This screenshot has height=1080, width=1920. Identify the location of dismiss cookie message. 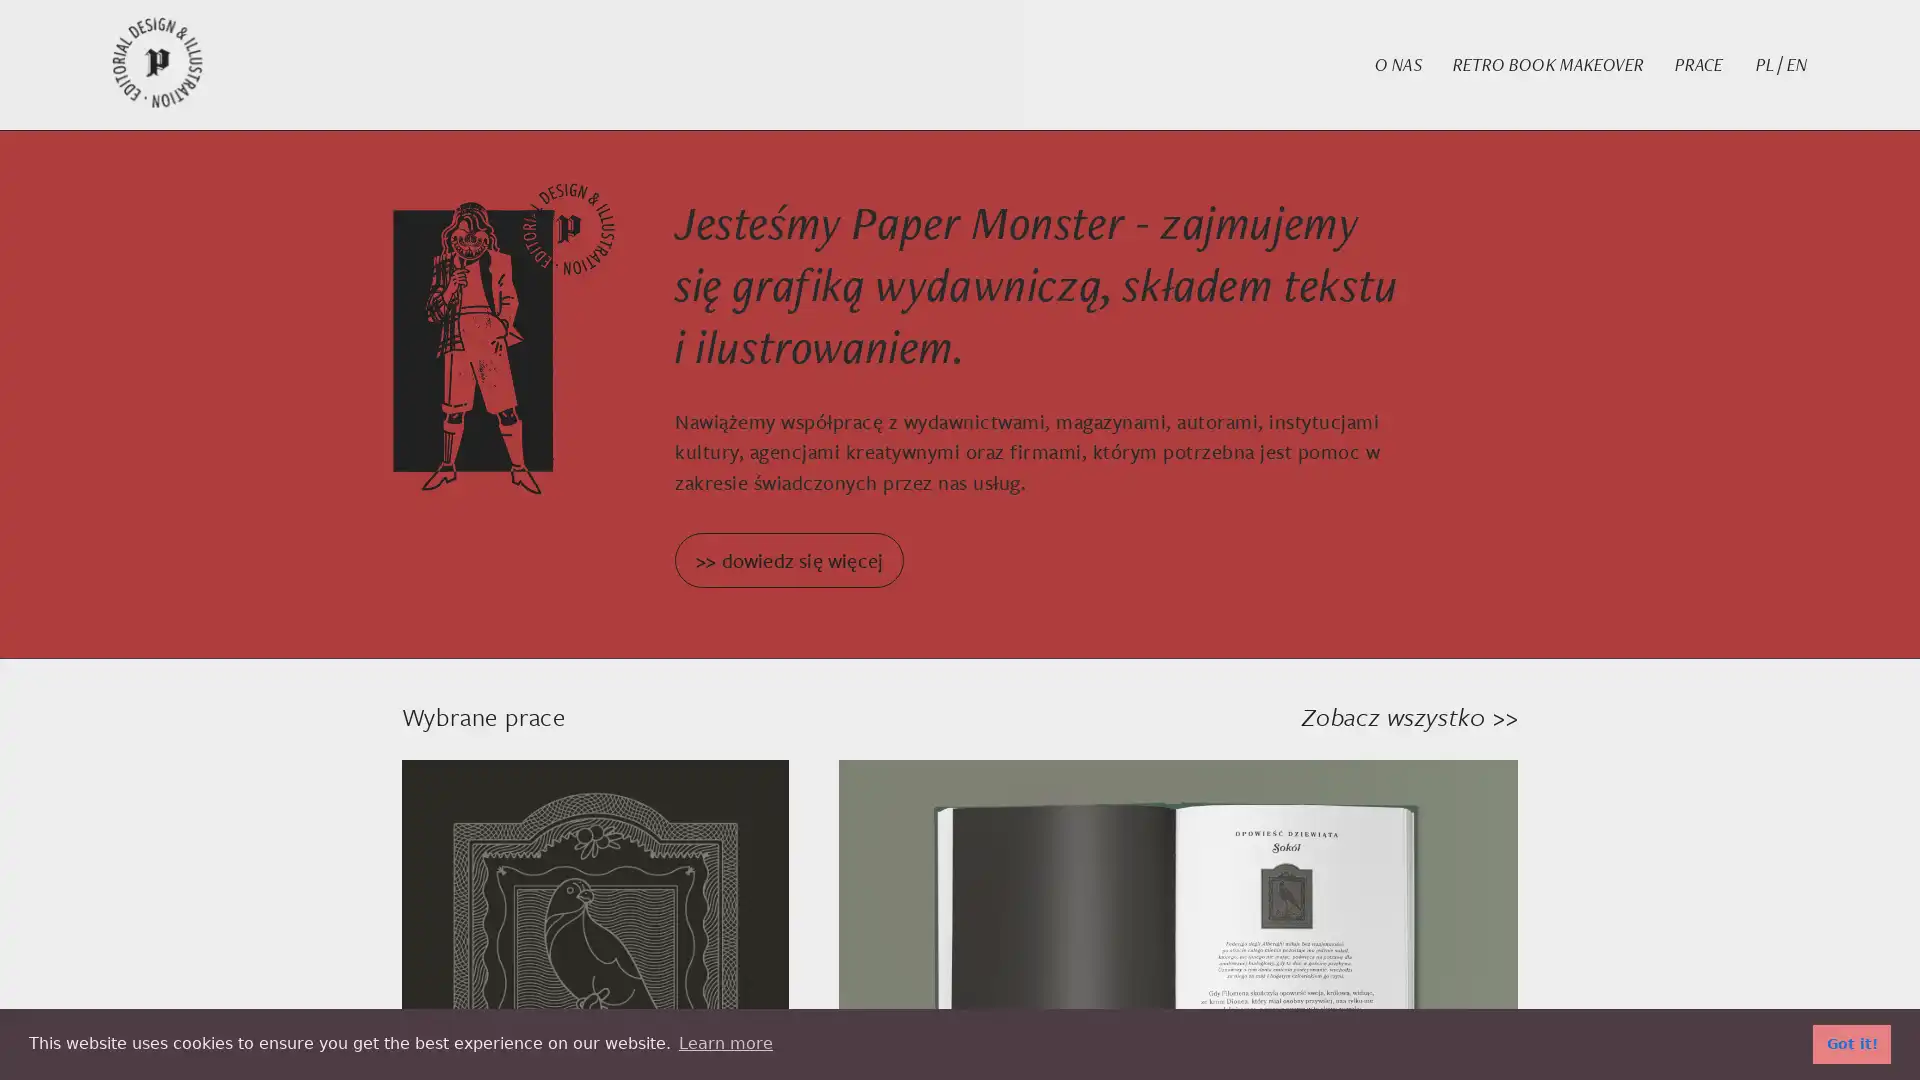
(1851, 1043).